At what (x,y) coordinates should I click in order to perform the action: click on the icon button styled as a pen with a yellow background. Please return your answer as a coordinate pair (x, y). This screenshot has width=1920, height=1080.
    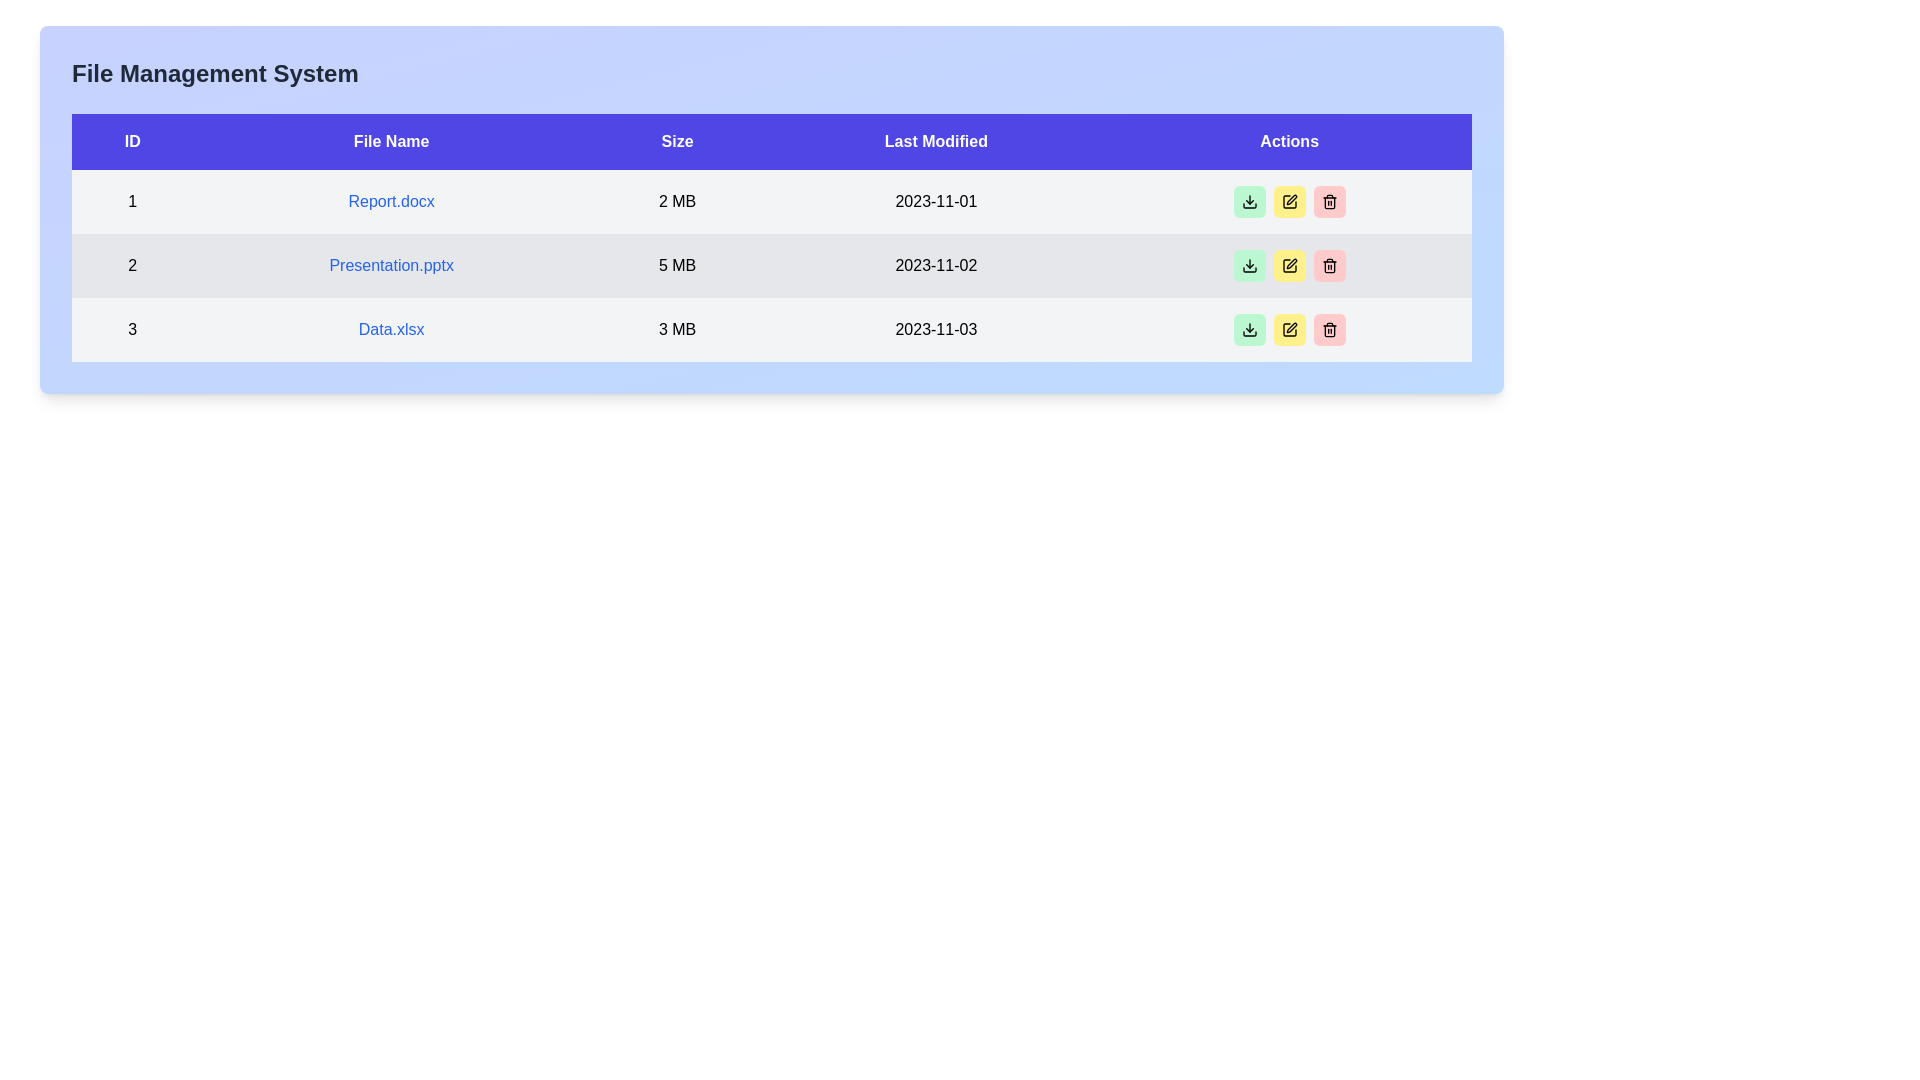
    Looking at the image, I should click on (1289, 265).